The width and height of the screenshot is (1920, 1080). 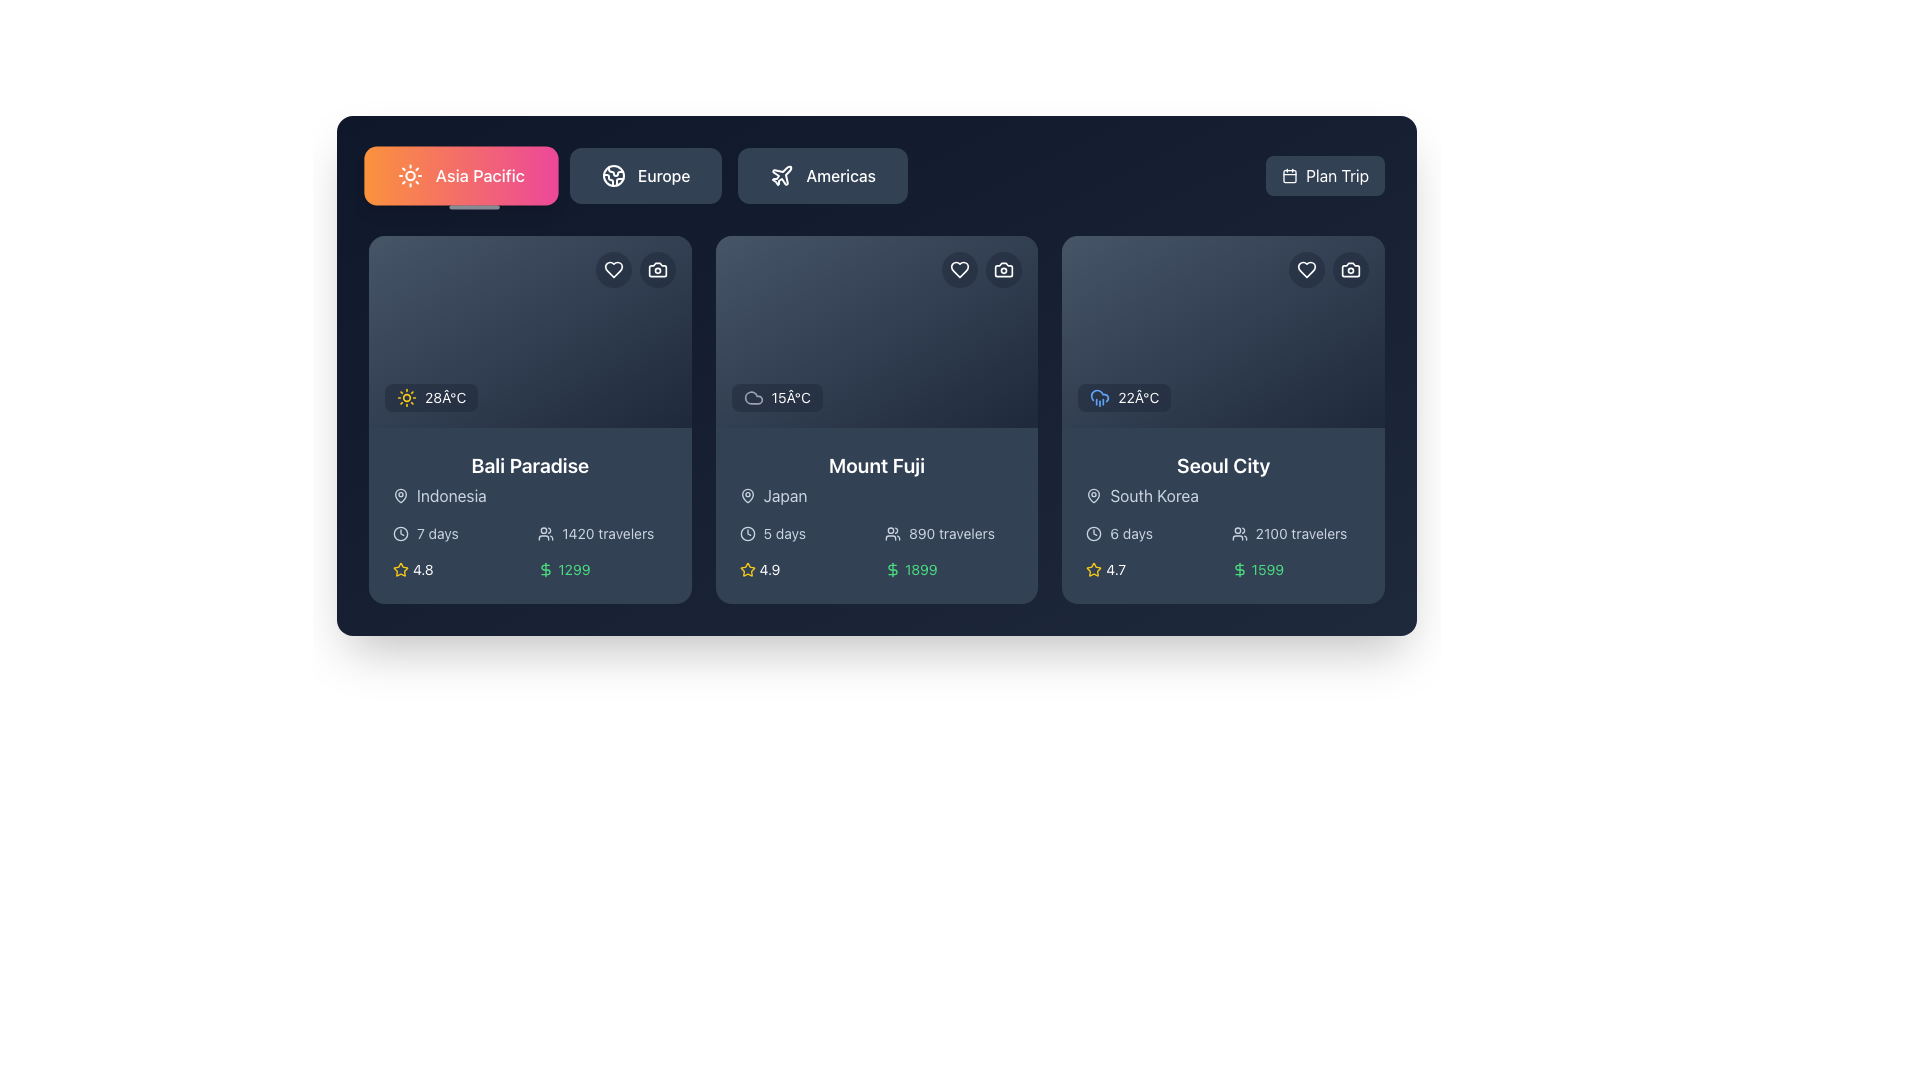 I want to click on the circular button with a dark slate background and white camera icon located in the top-right corner of the 'Seoul City' card, so click(x=1350, y=270).